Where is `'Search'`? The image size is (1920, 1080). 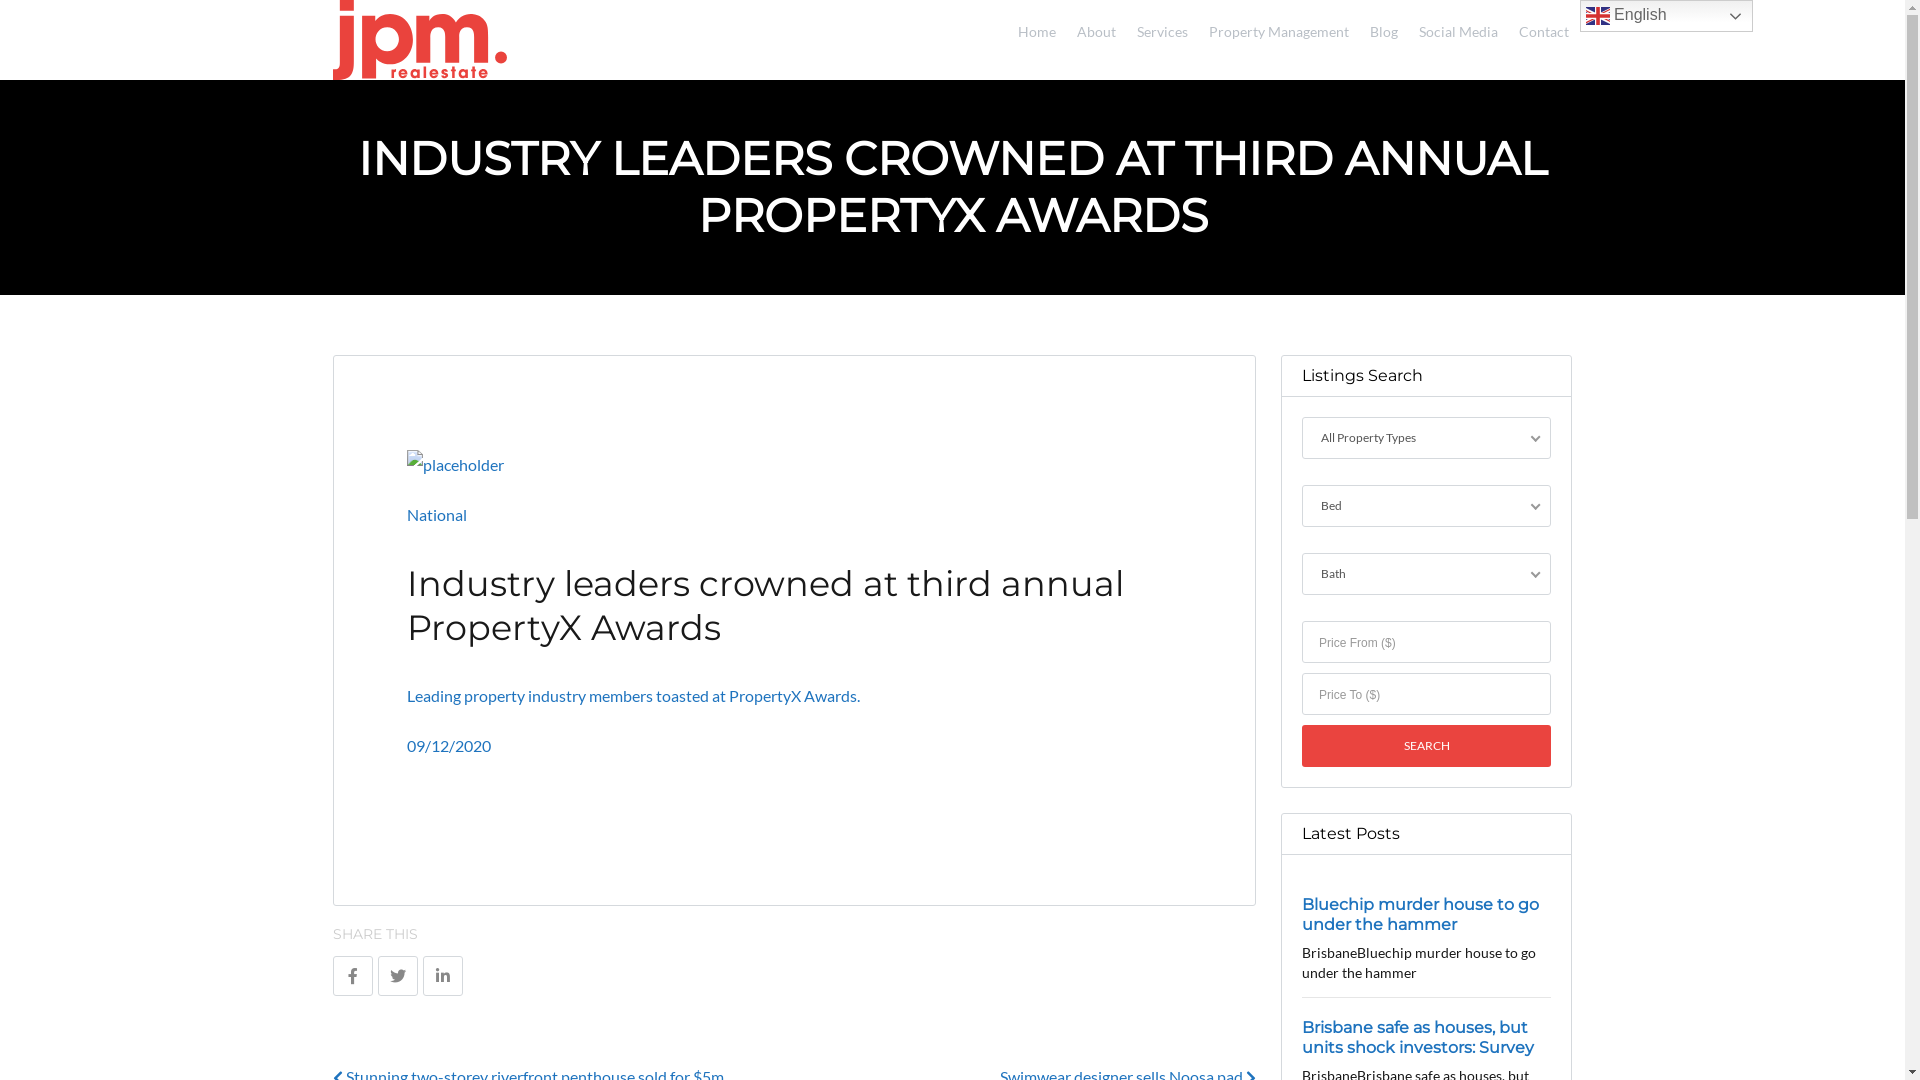
'Search' is located at coordinates (1425, 745).